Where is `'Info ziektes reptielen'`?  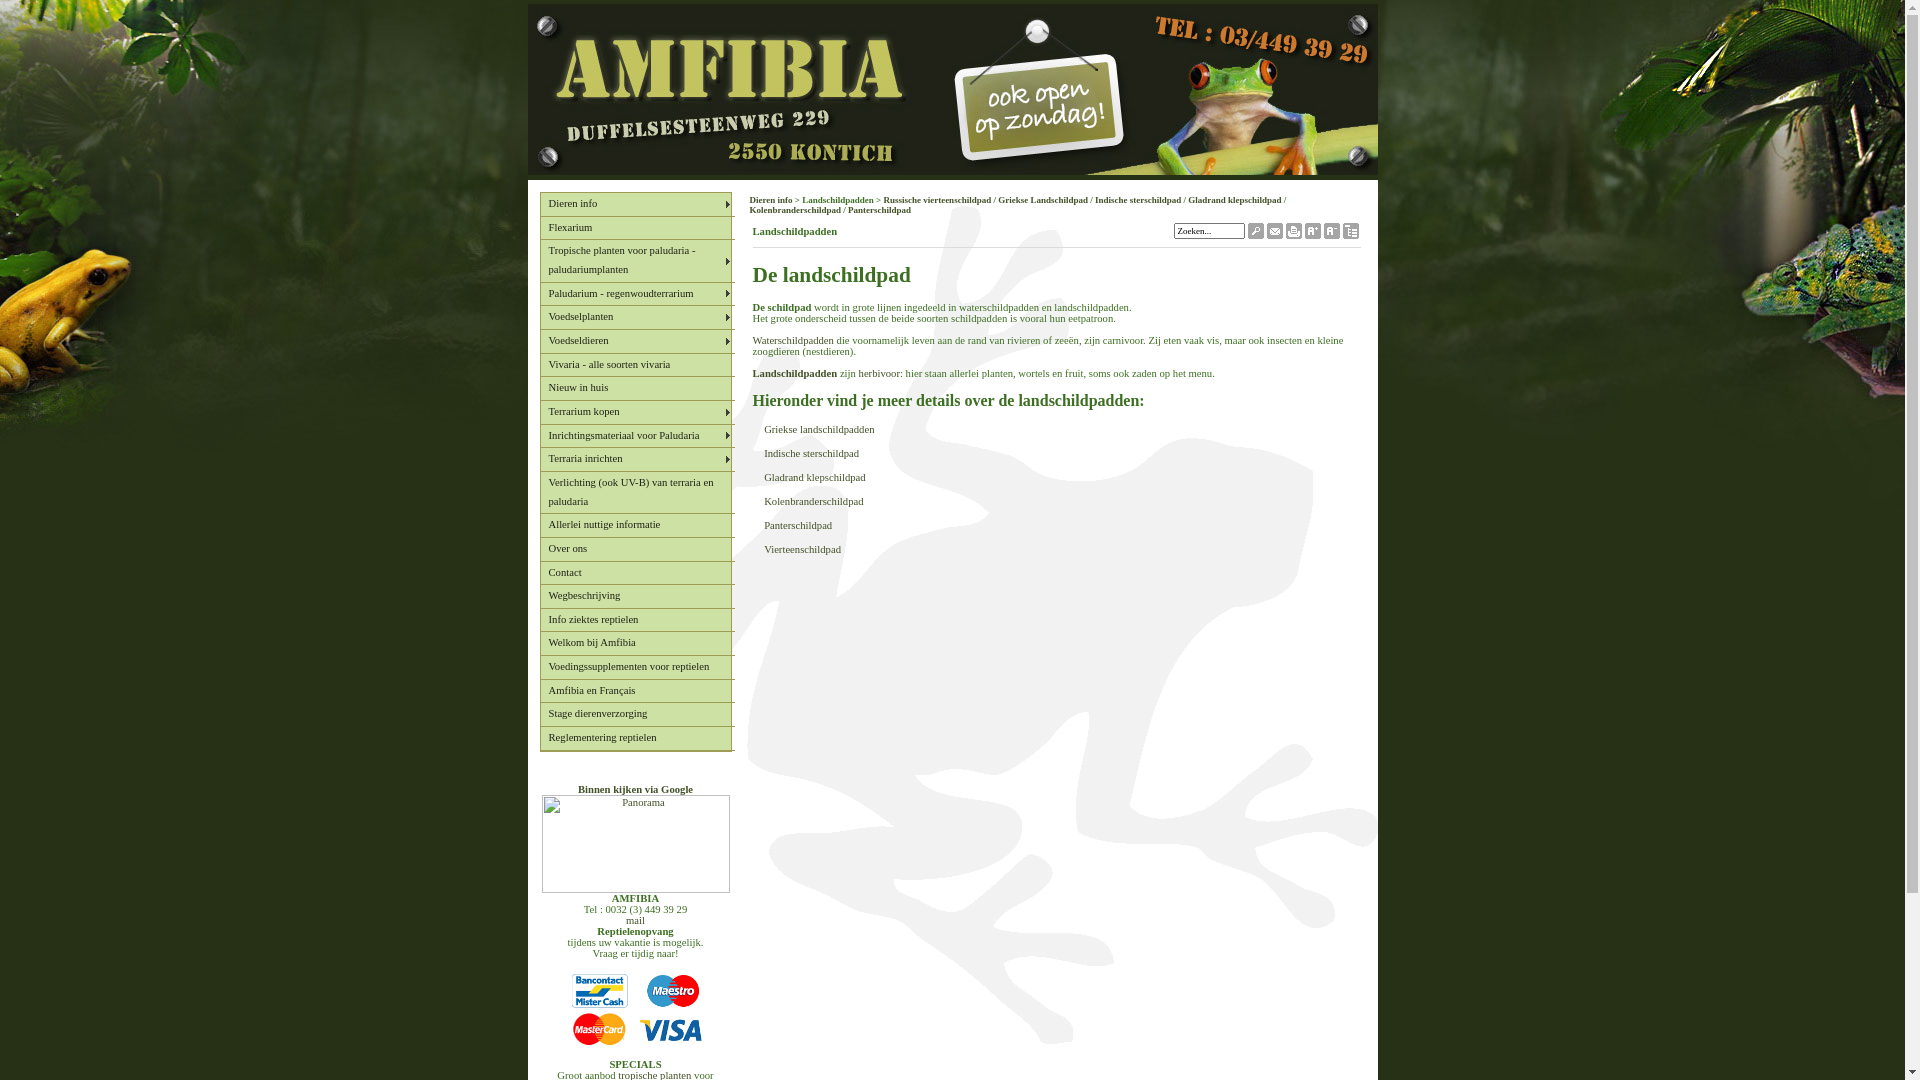
'Info ziektes reptielen' is located at coordinates (636, 620).